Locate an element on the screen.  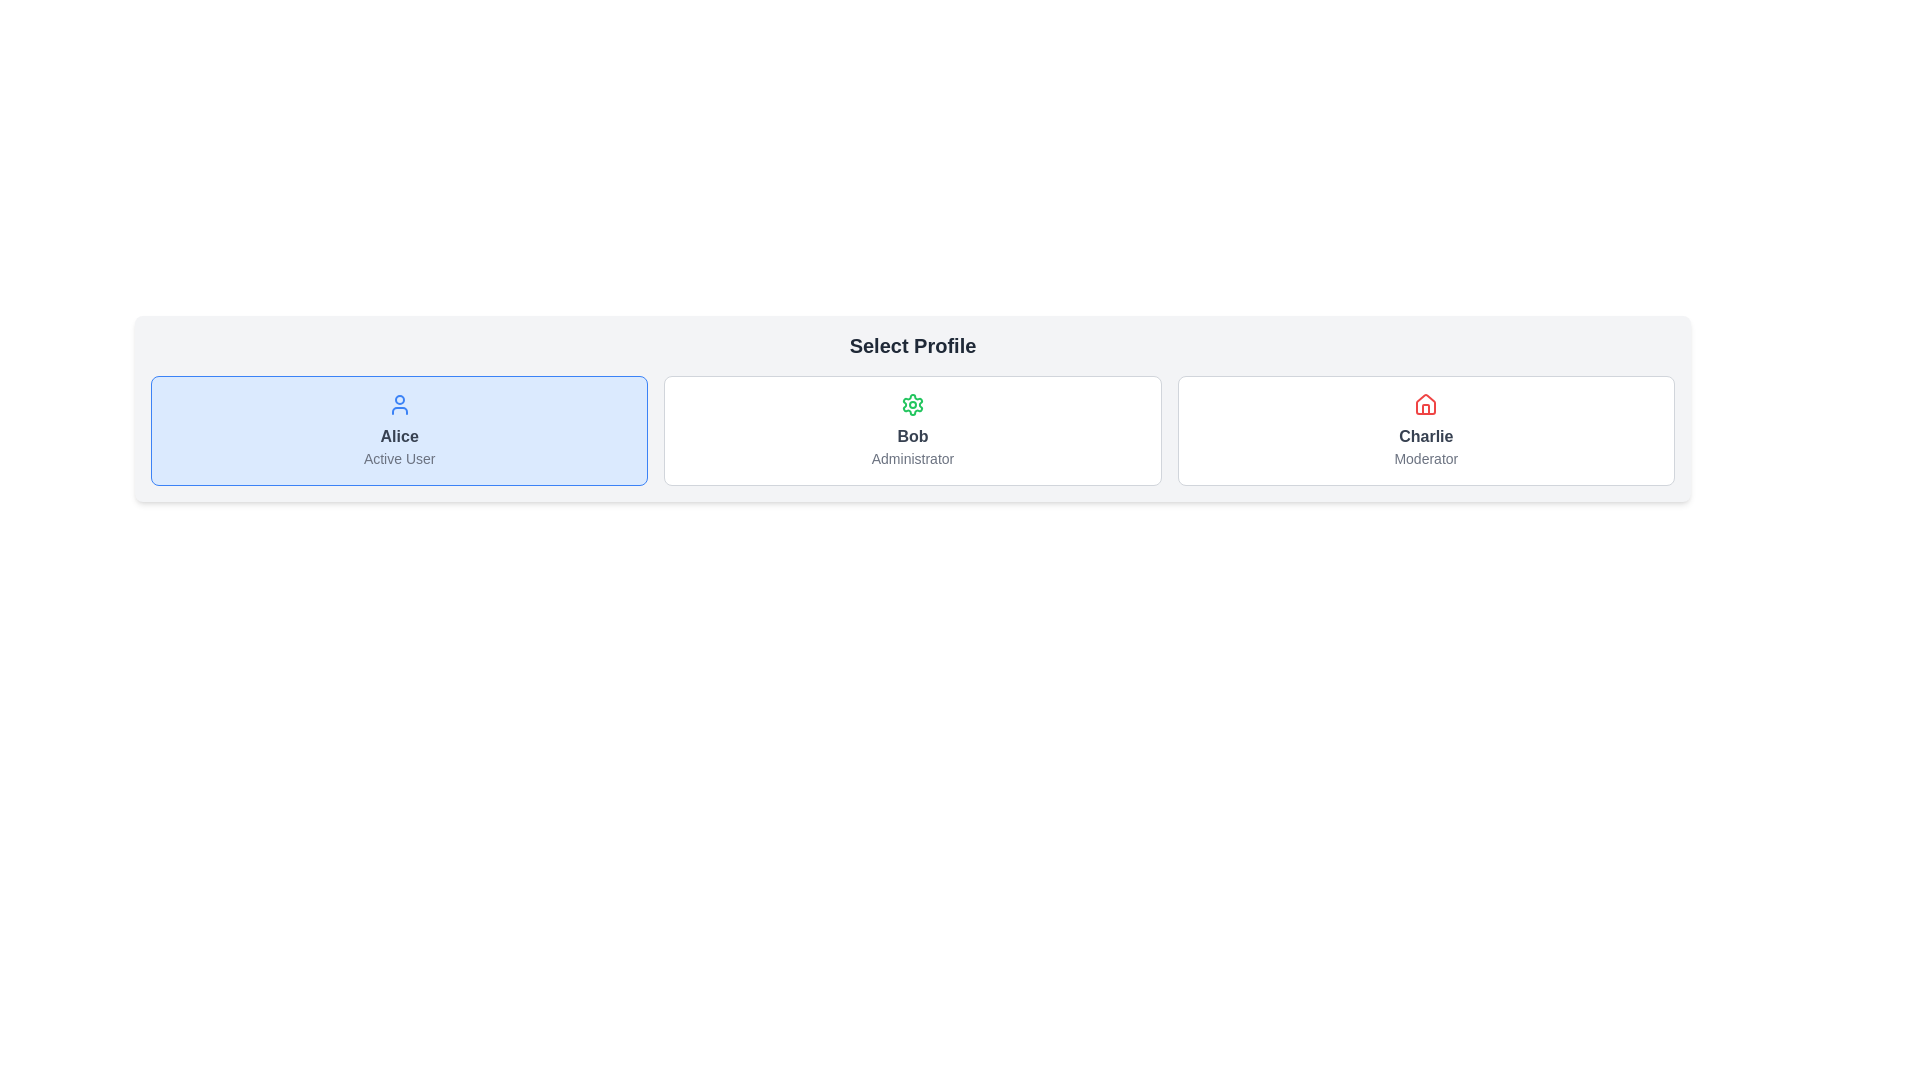
the green settings icon with a gear outline located above the text 'Bob Administrator' in the profile card is located at coordinates (911, 405).